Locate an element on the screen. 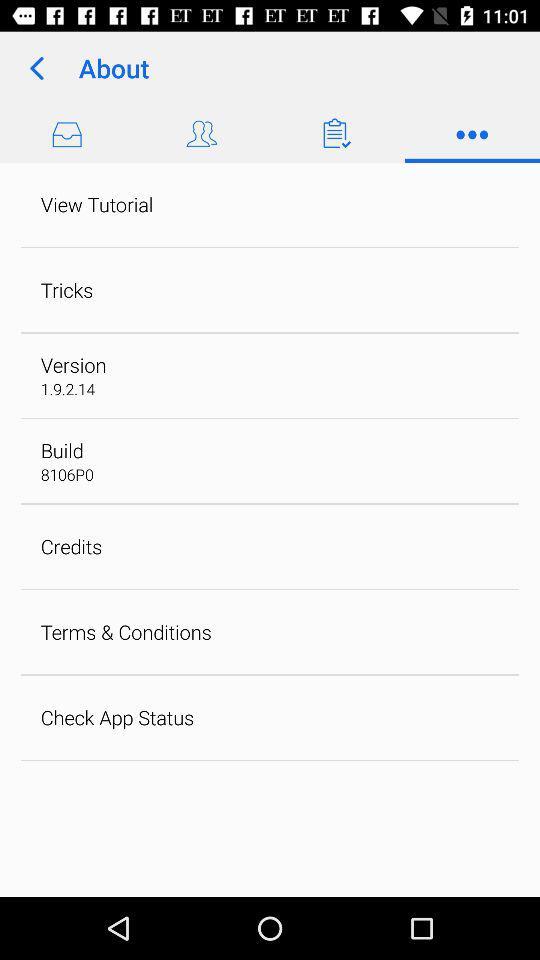 The image size is (540, 960). credits app is located at coordinates (70, 546).